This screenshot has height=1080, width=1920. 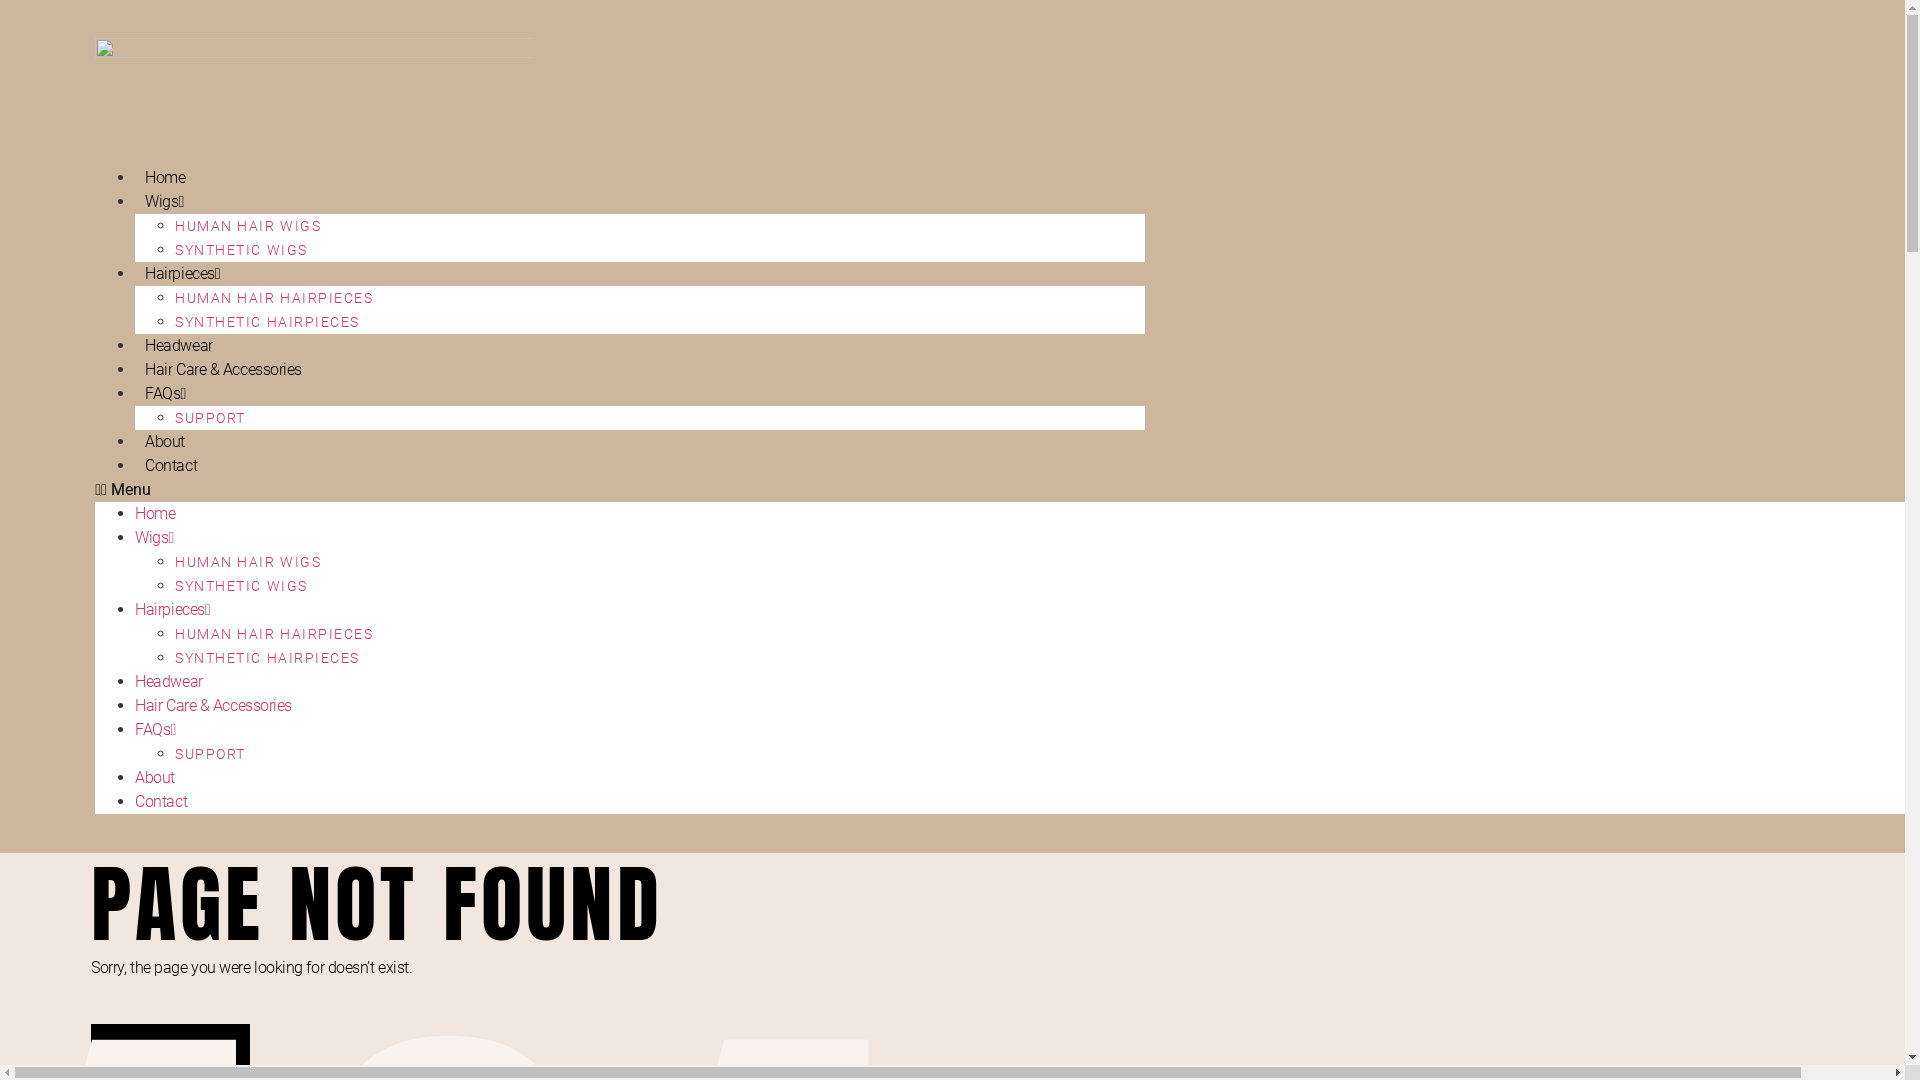 What do you see at coordinates (171, 465) in the screenshot?
I see `'Contact'` at bounding box center [171, 465].